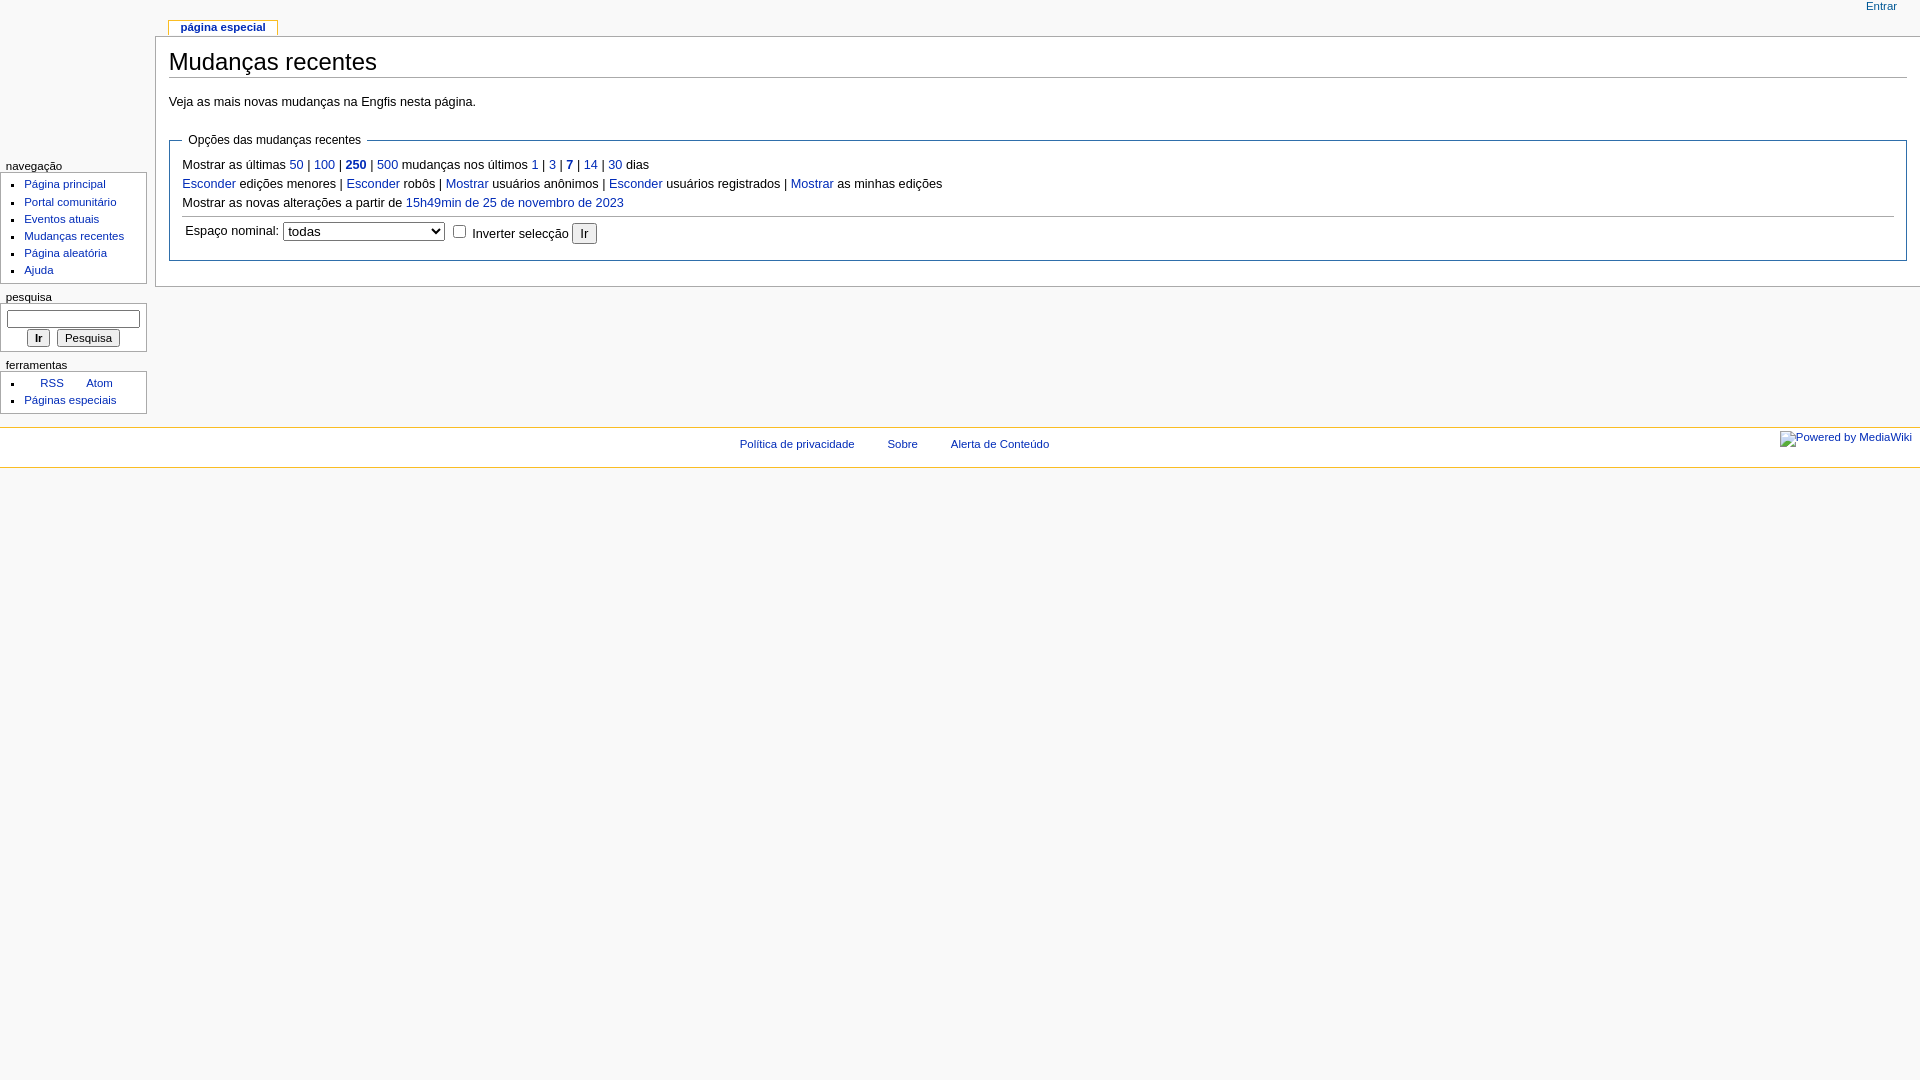 This screenshot has height=1080, width=1920. I want to click on 'RSS', so click(43, 382).